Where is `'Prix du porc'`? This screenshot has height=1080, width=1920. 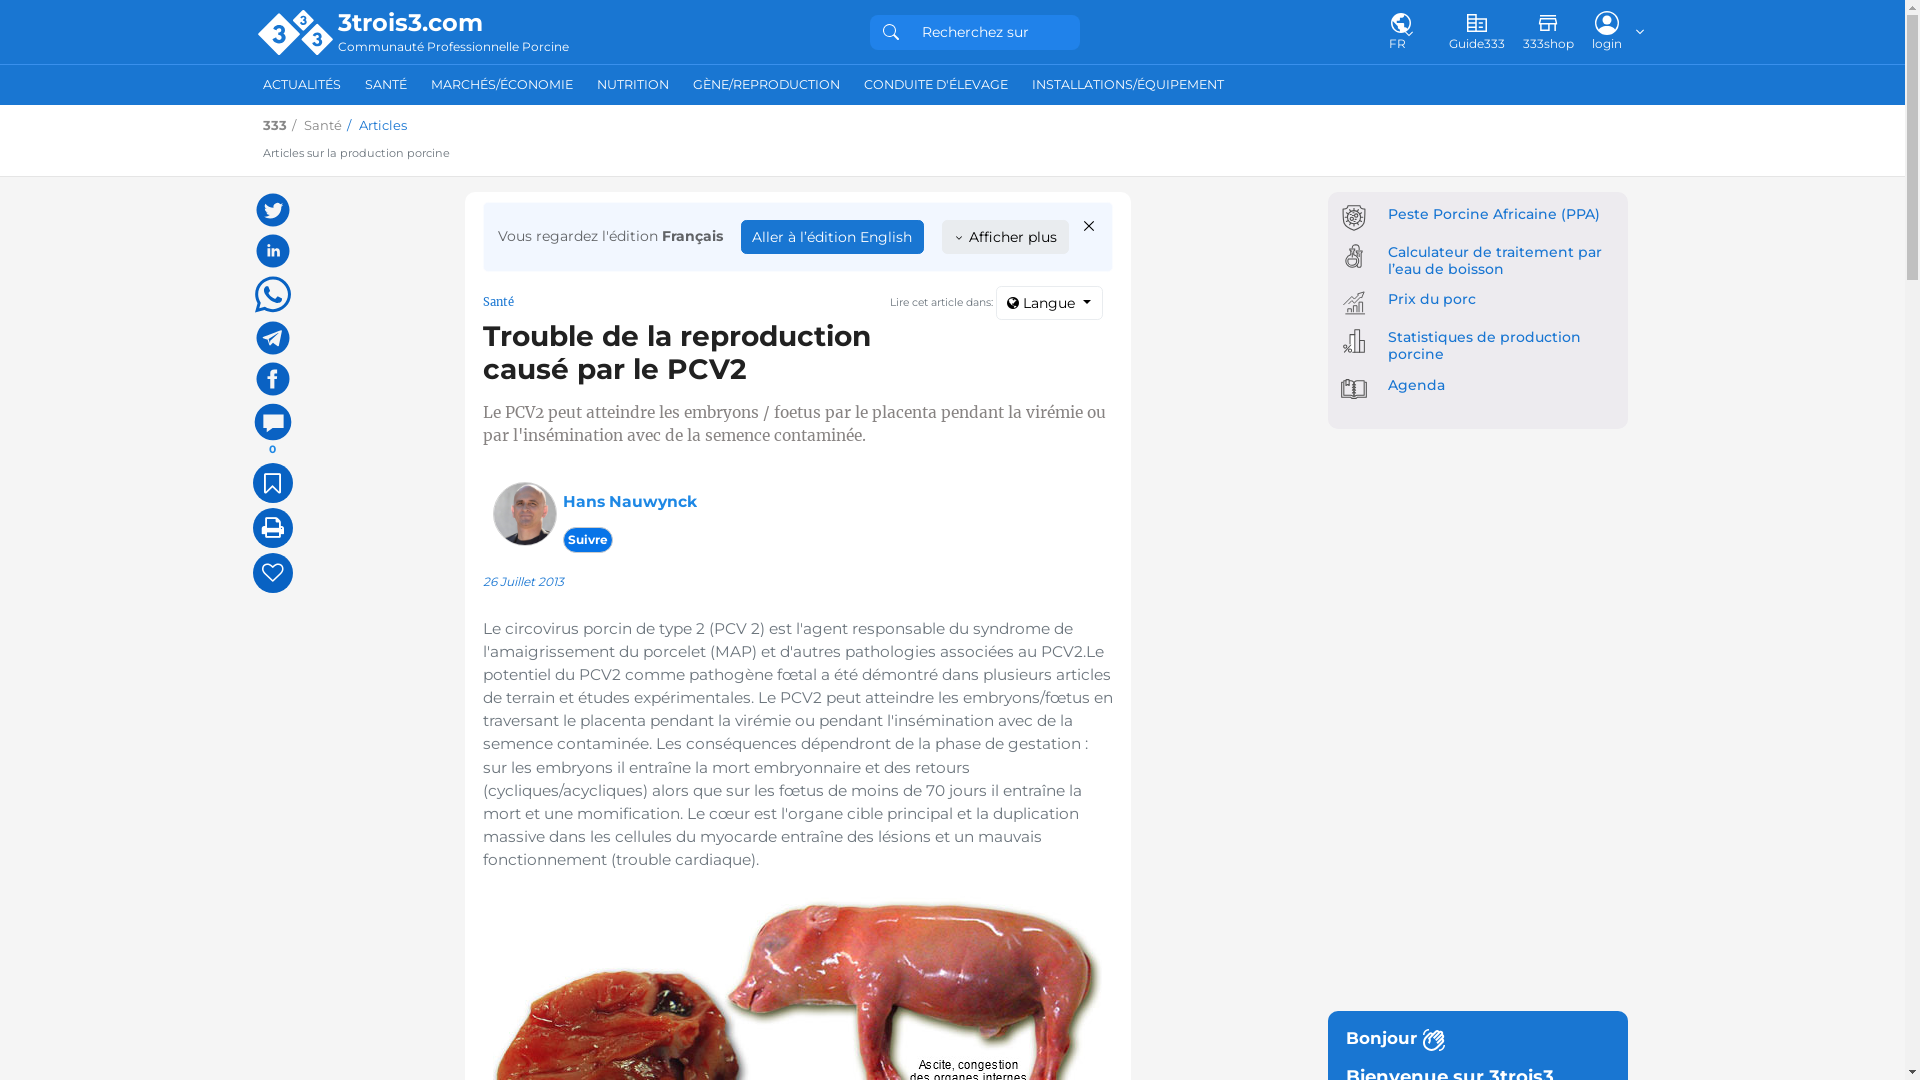
'Prix du porc' is located at coordinates (1430, 299).